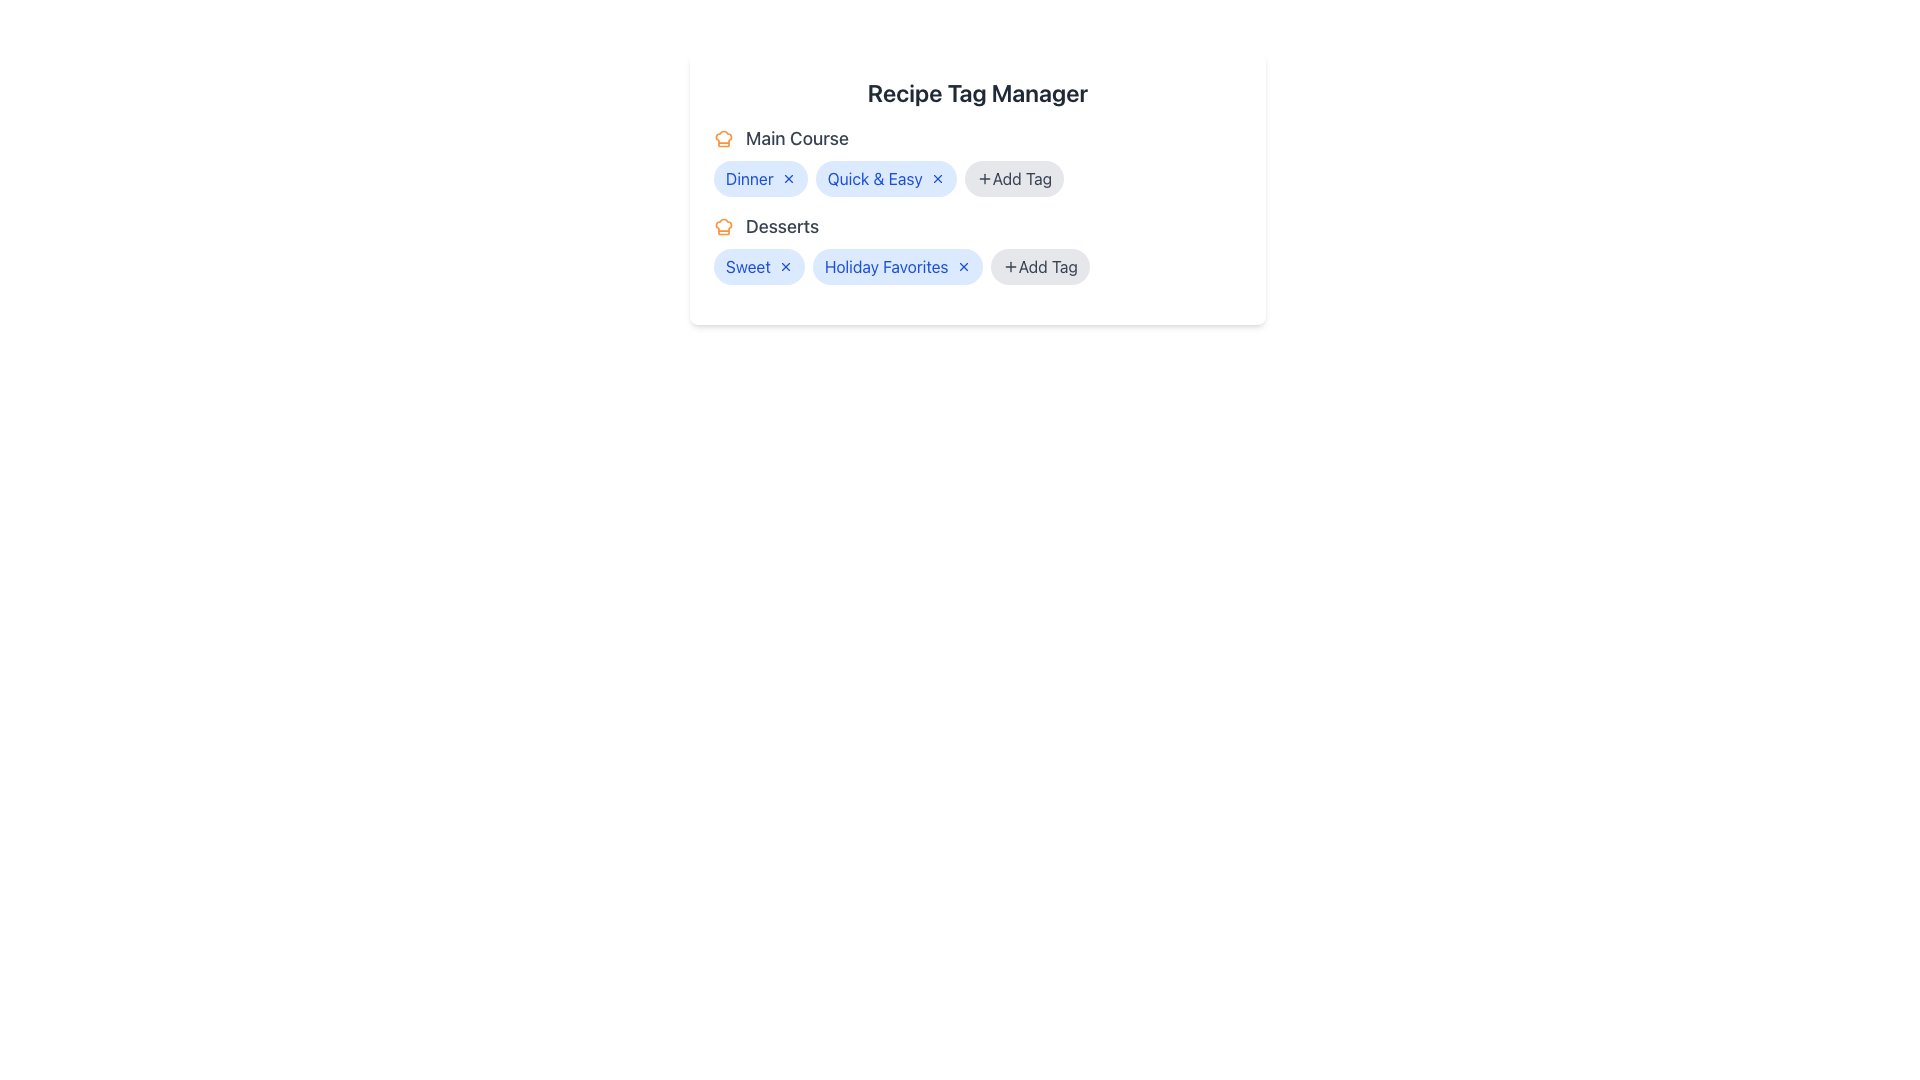 This screenshot has width=1920, height=1080. What do you see at coordinates (781, 226) in the screenshot?
I see `the 'Desserts' text label, which is a medium-weight, large gray font located under the 'Main Course' section, positioned to the right of an orange chef's hat icon` at bounding box center [781, 226].